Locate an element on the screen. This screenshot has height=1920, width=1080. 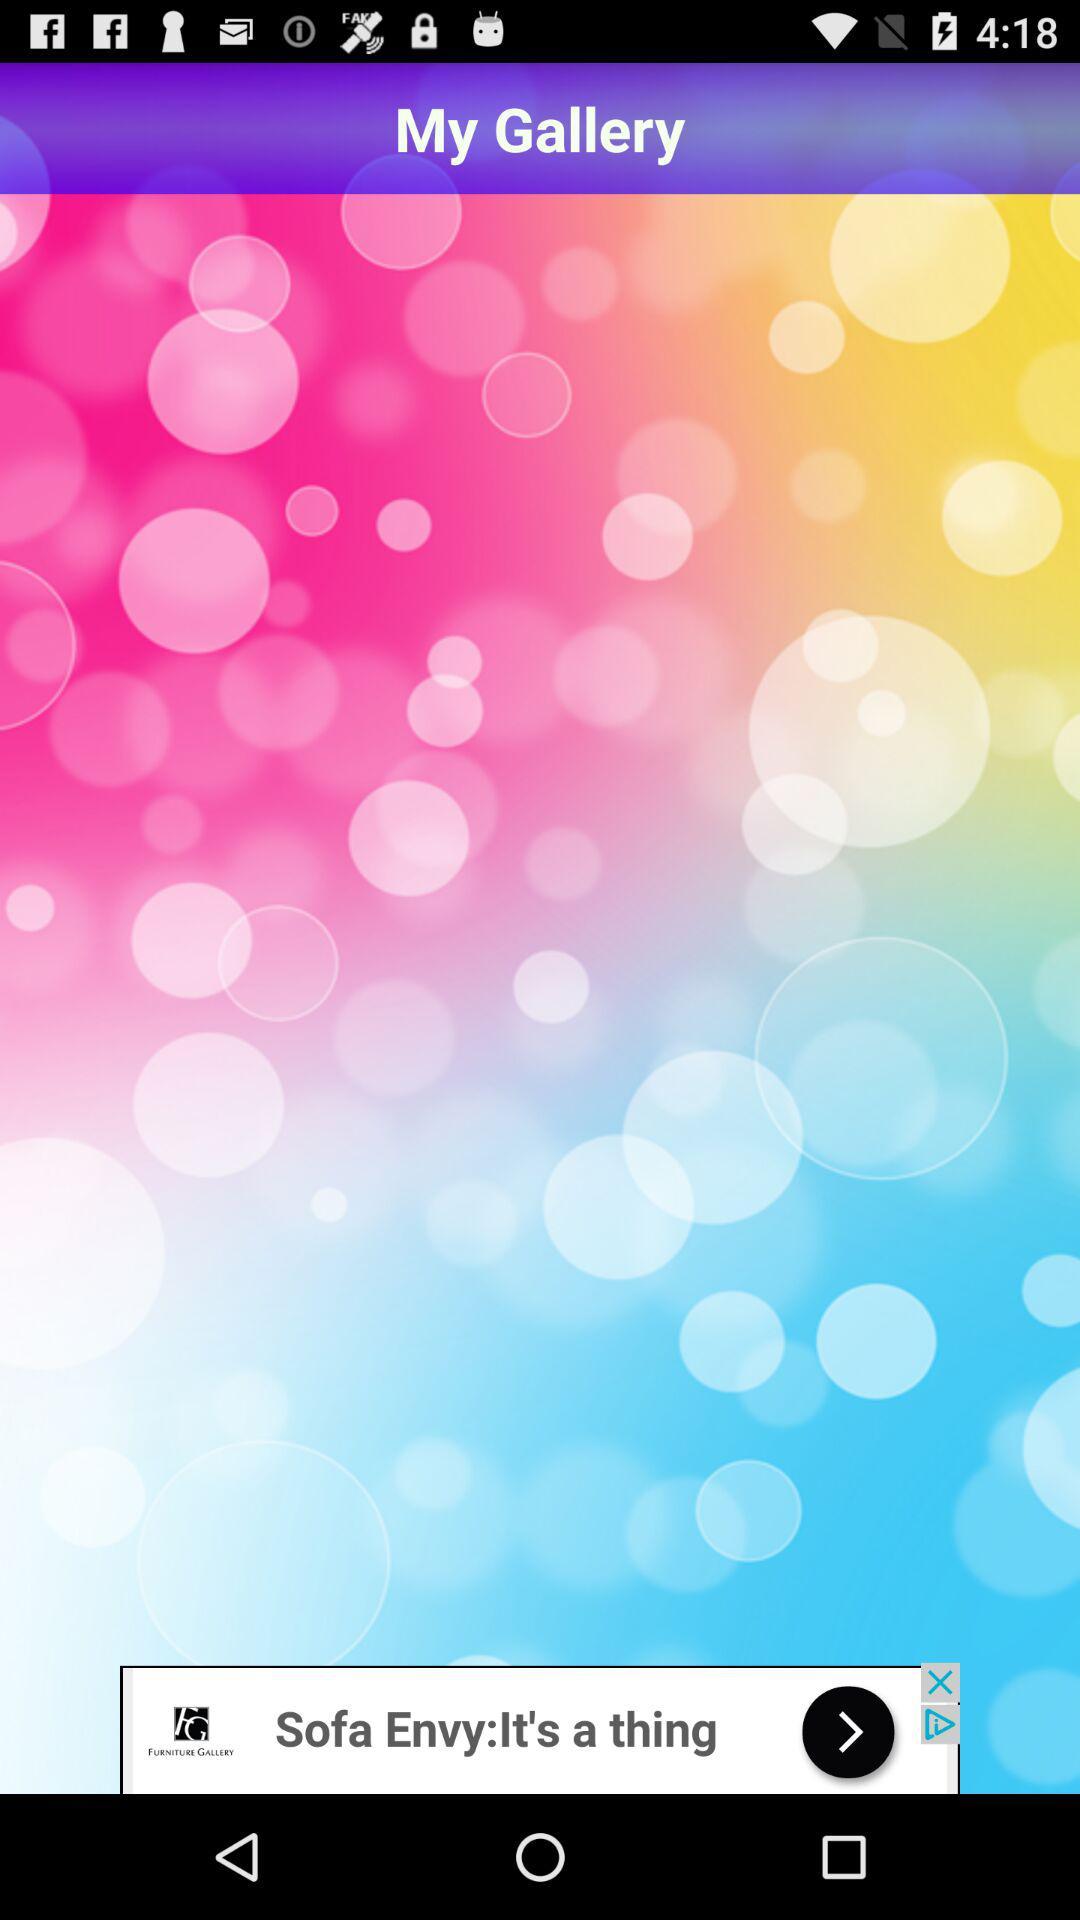
gallery is located at coordinates (540, 930).